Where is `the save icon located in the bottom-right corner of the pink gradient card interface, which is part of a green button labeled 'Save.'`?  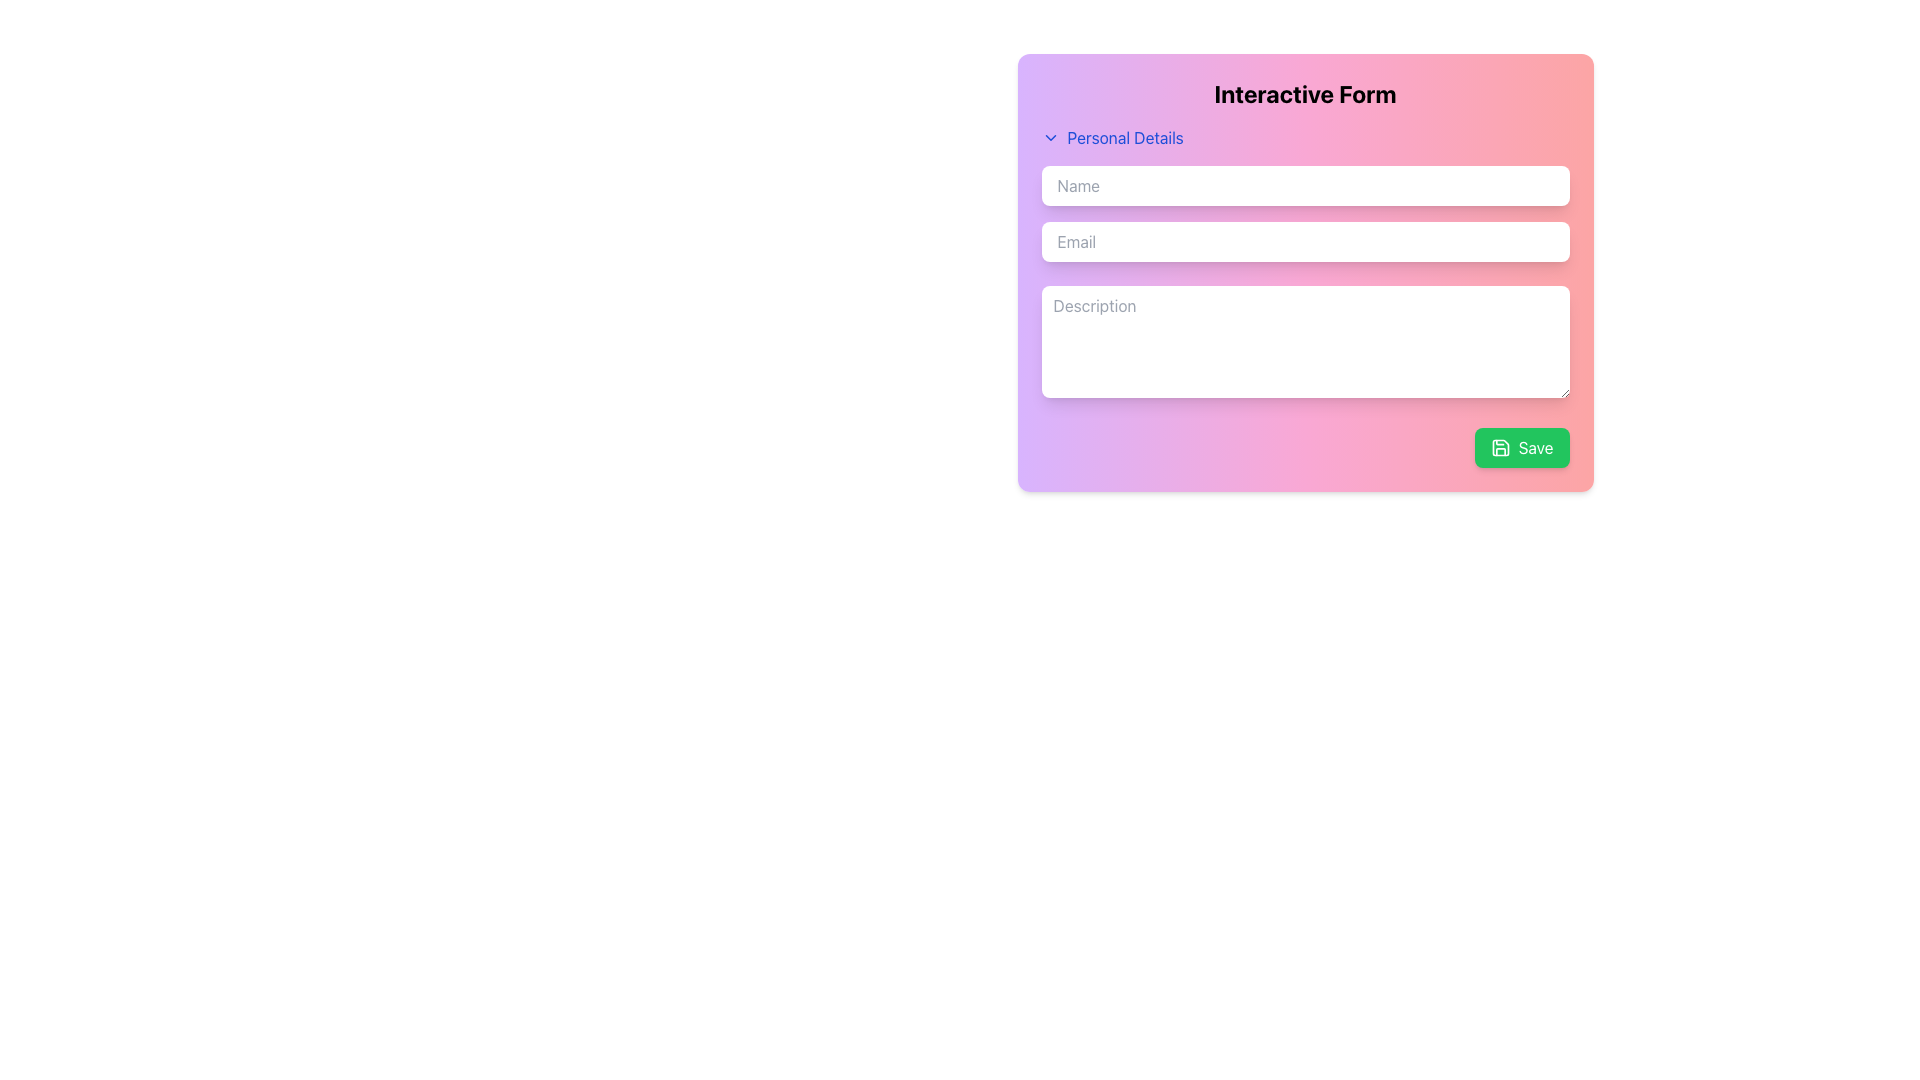 the save icon located in the bottom-right corner of the pink gradient card interface, which is part of a green button labeled 'Save.' is located at coordinates (1500, 446).